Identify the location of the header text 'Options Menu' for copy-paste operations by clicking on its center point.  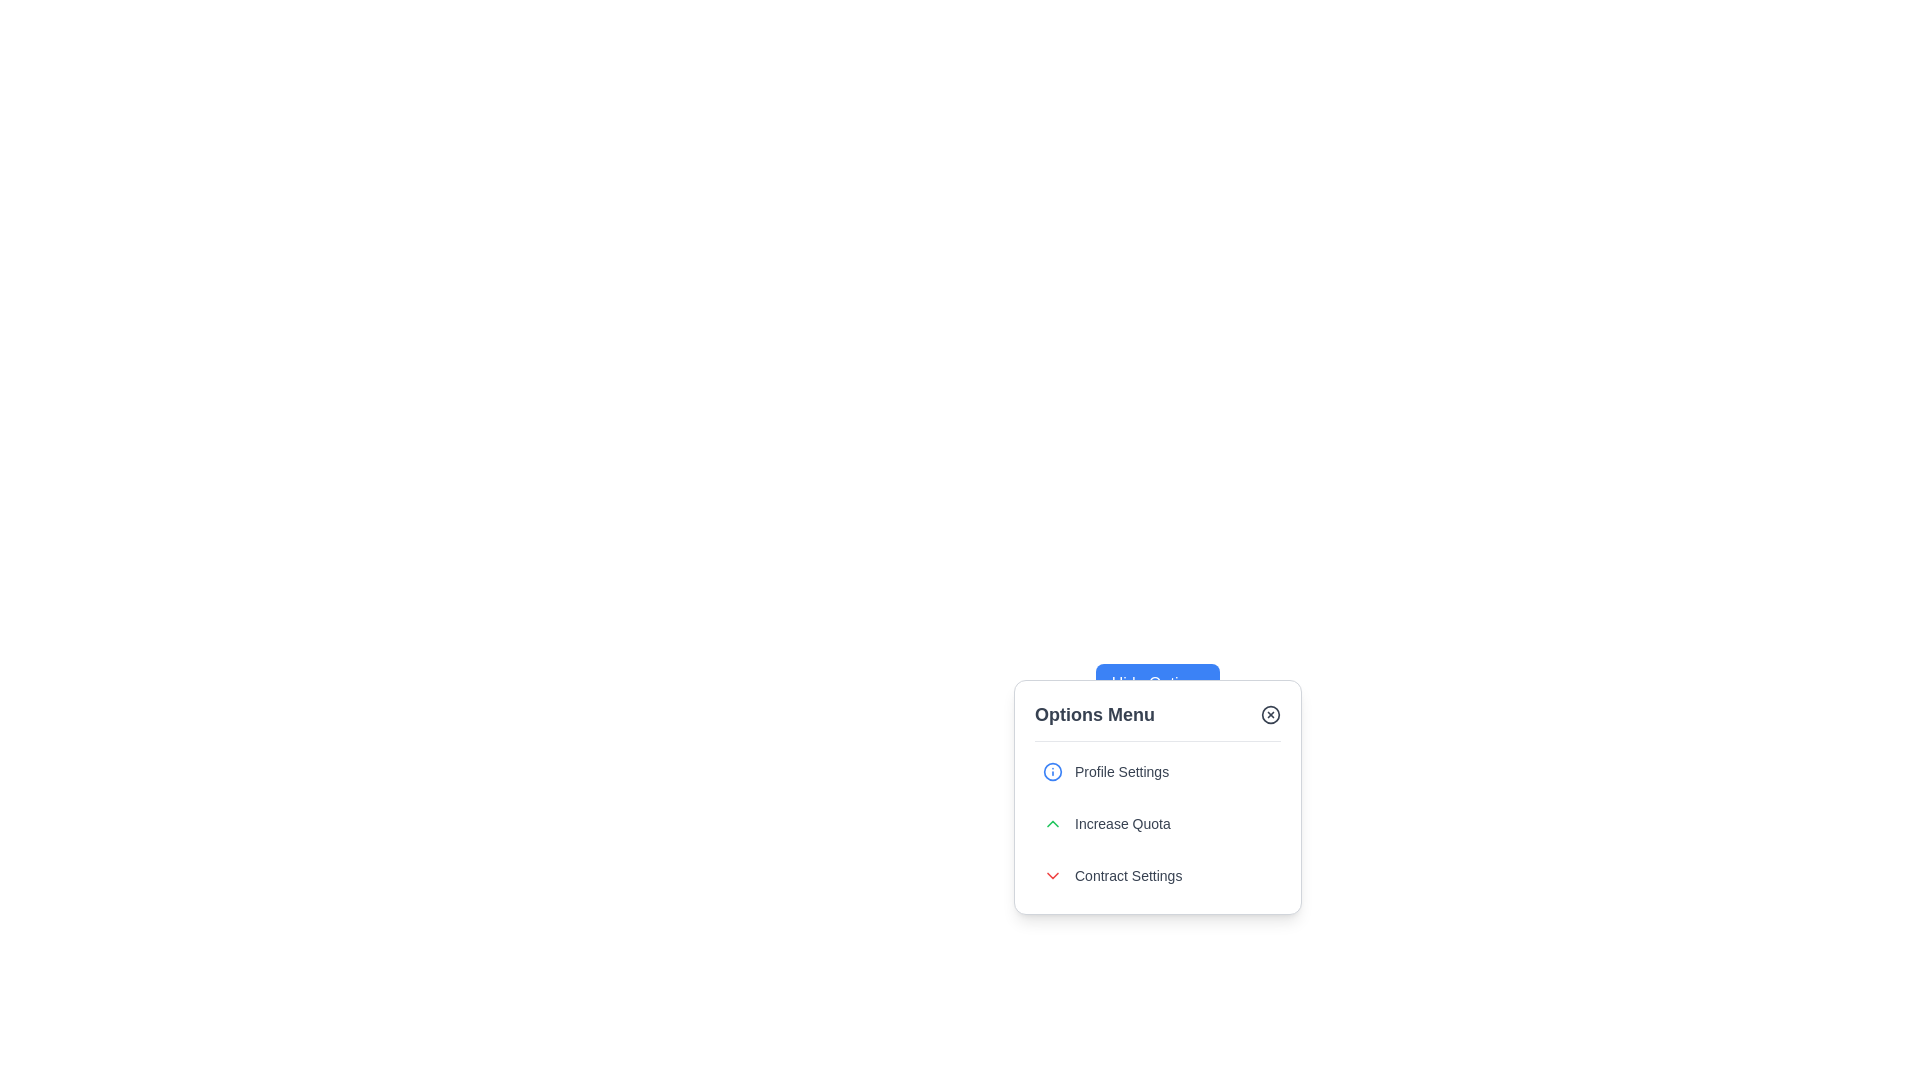
(1093, 713).